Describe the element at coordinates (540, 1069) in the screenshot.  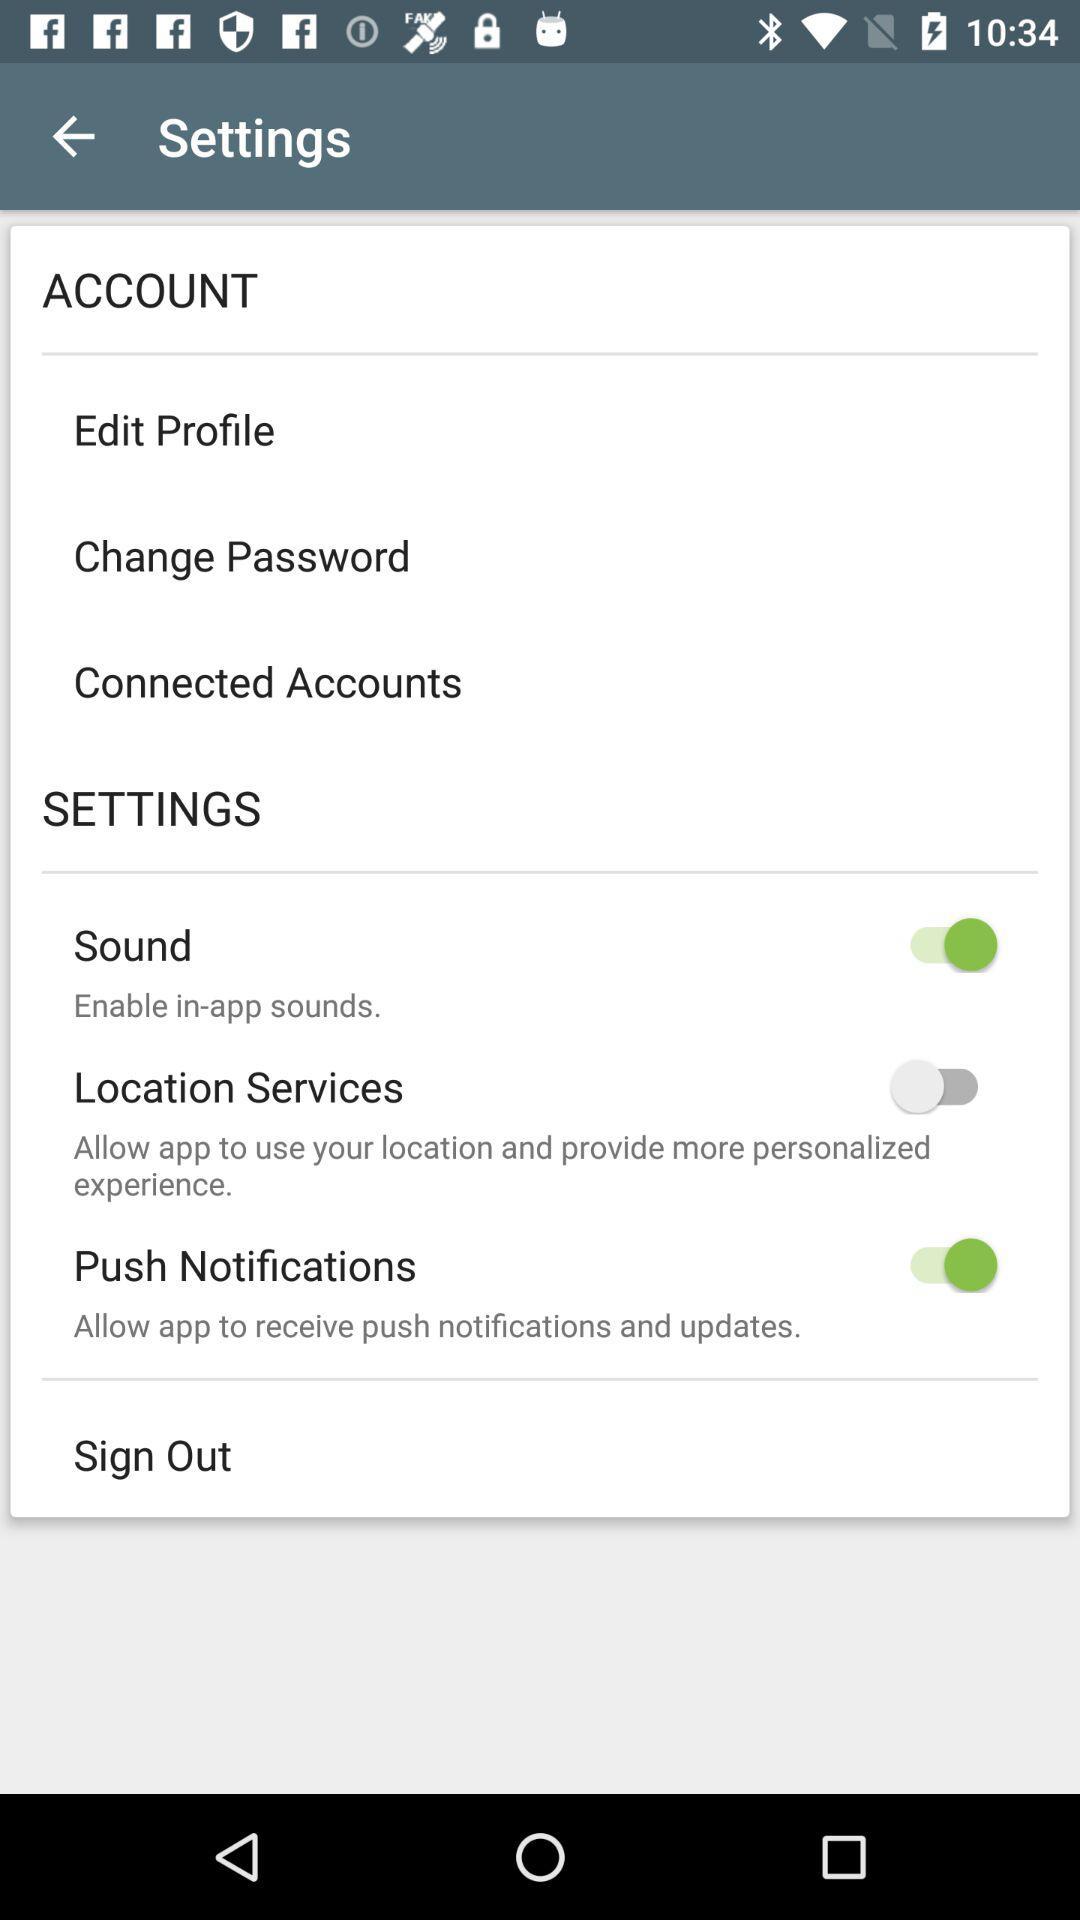
I see `item above the allow app to item` at that location.